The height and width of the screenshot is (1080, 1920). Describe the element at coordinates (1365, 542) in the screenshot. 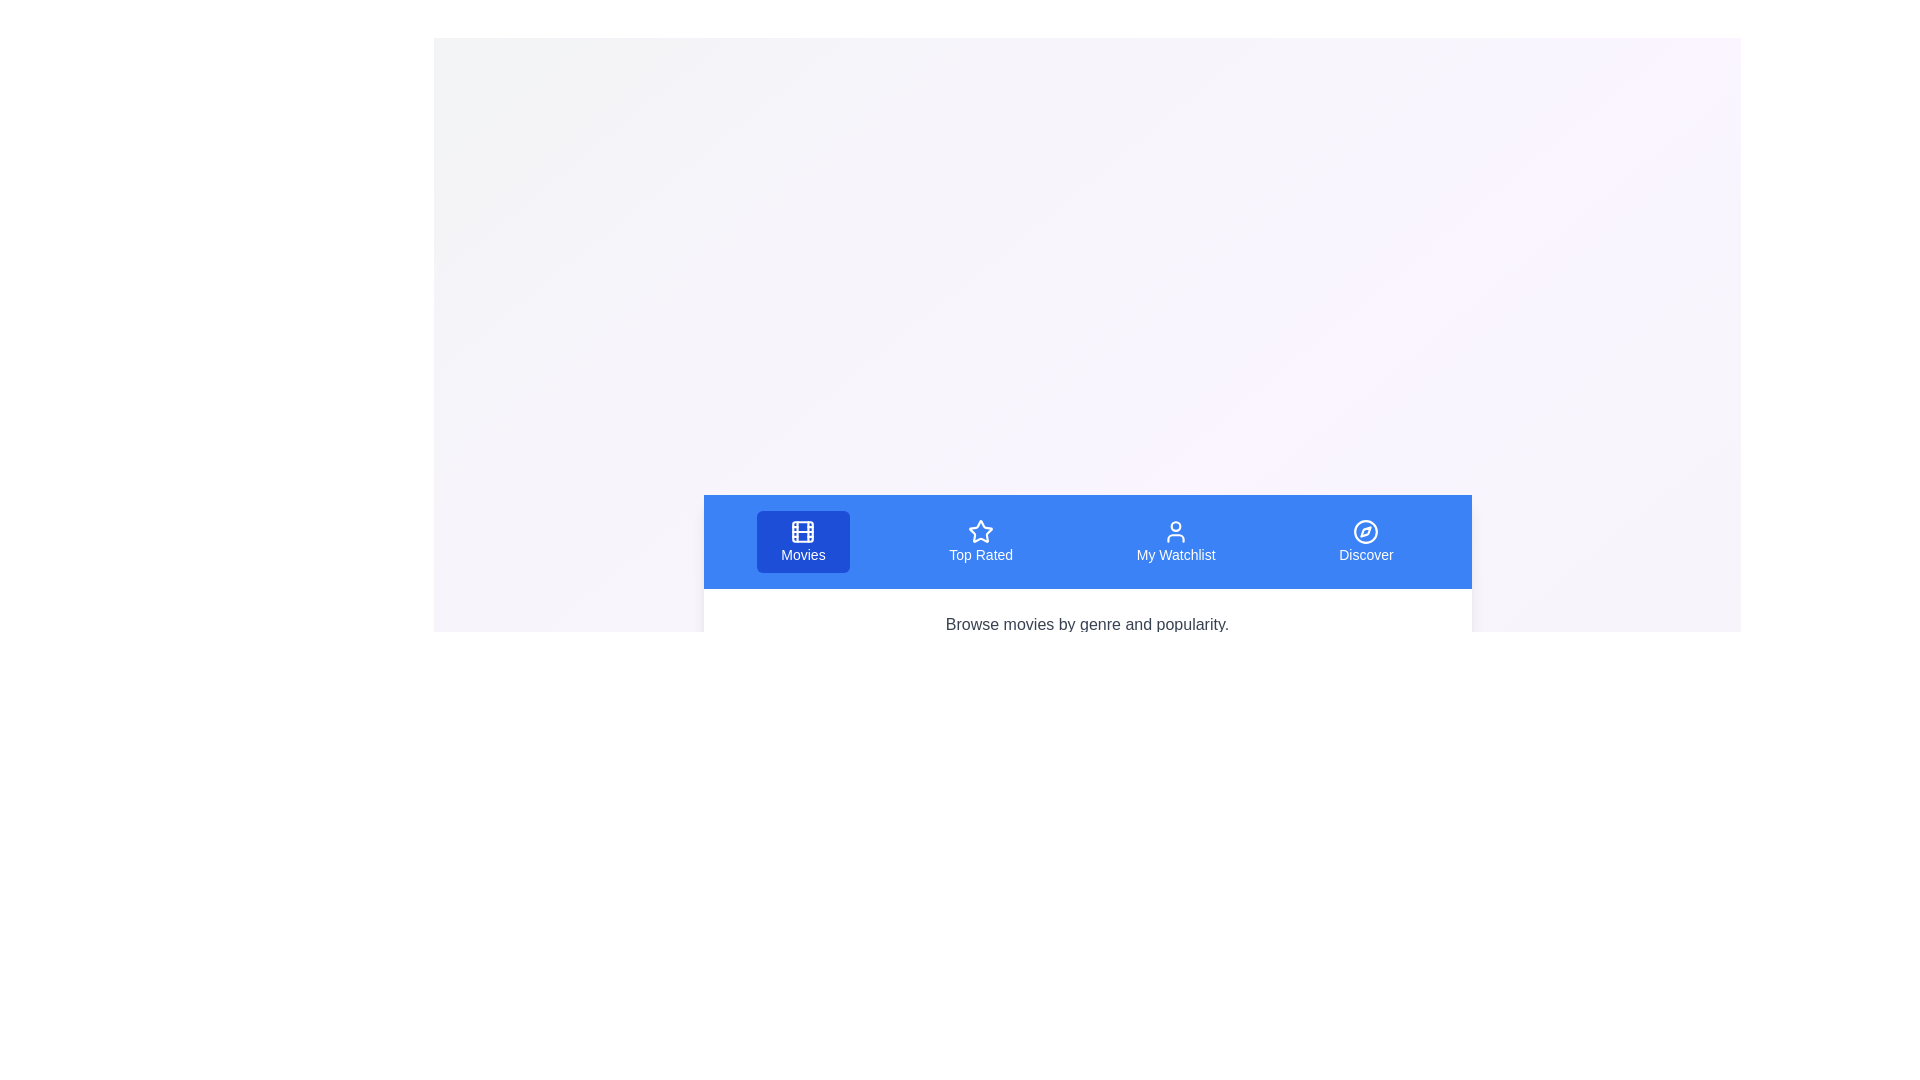

I see `the tab labeled 'Discover' to see its hover effect` at that location.